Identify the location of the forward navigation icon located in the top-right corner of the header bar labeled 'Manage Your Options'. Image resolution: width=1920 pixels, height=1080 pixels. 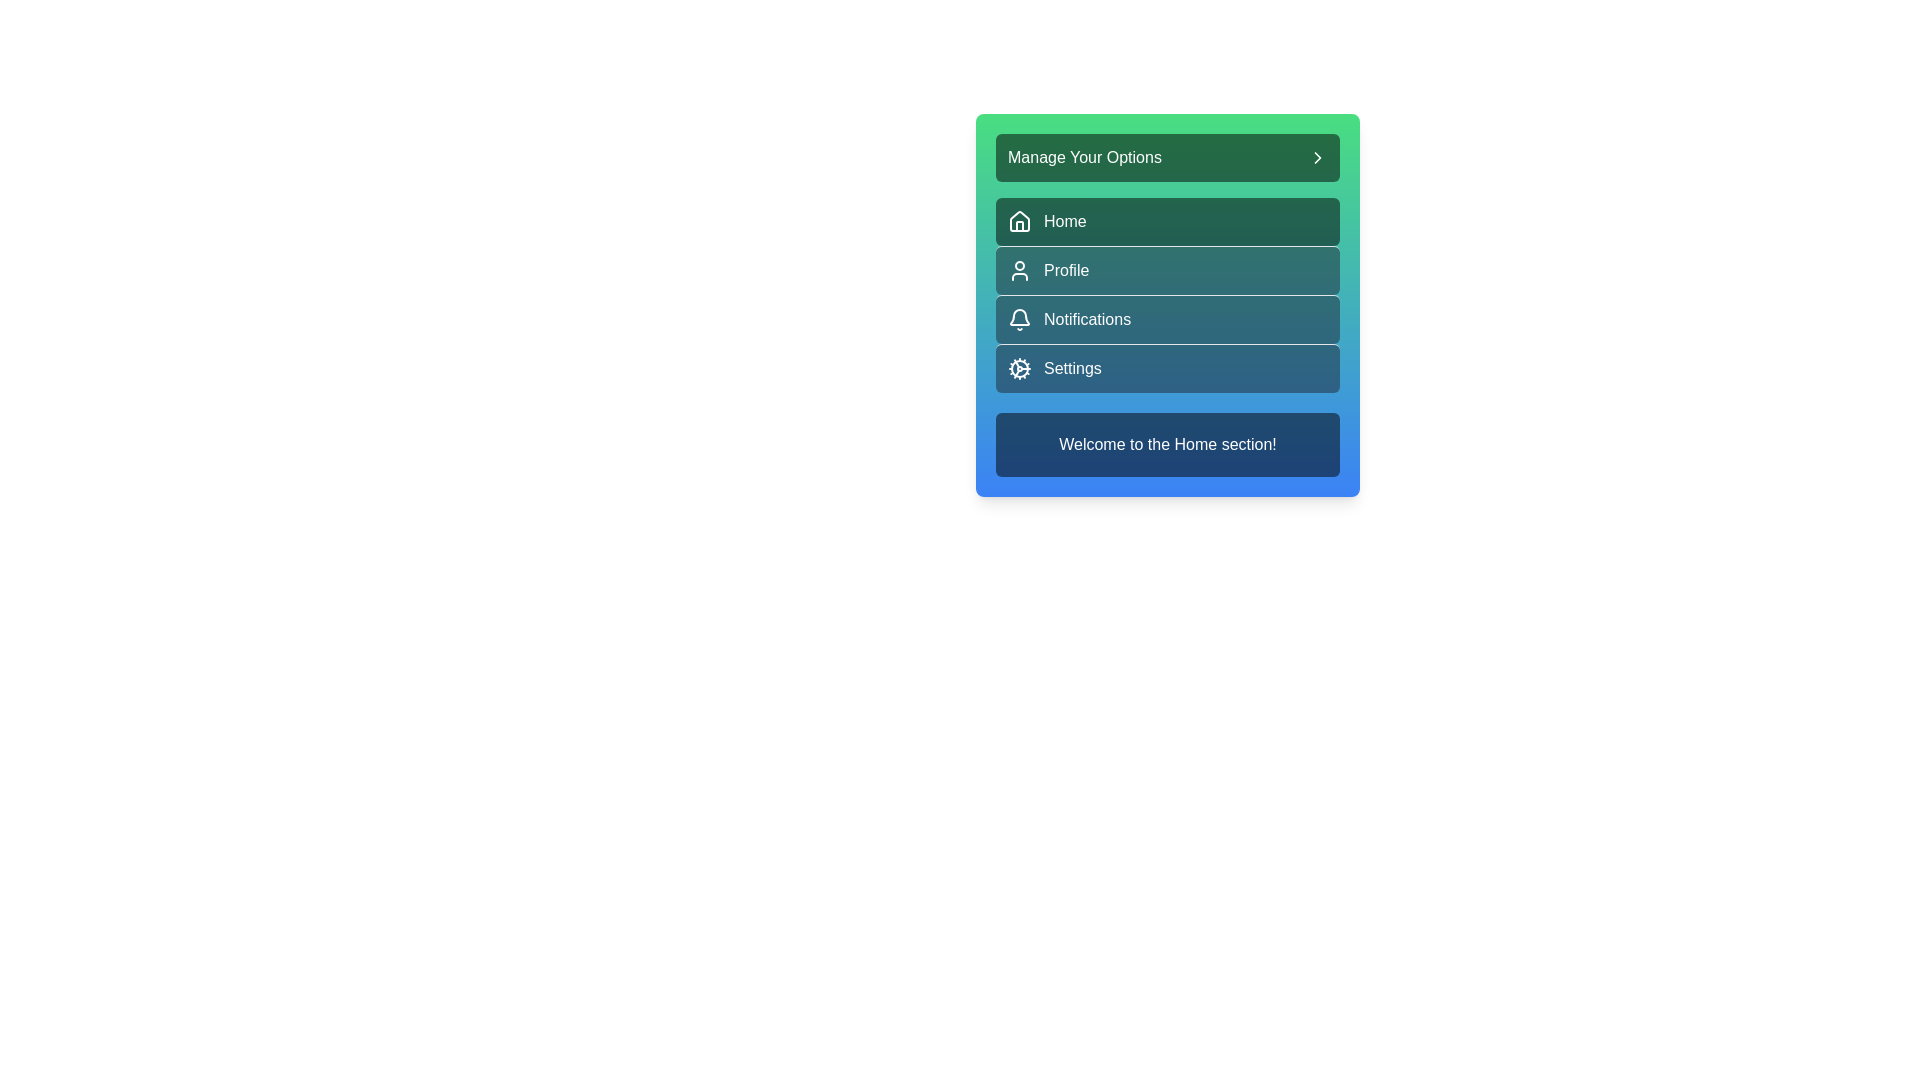
(1318, 157).